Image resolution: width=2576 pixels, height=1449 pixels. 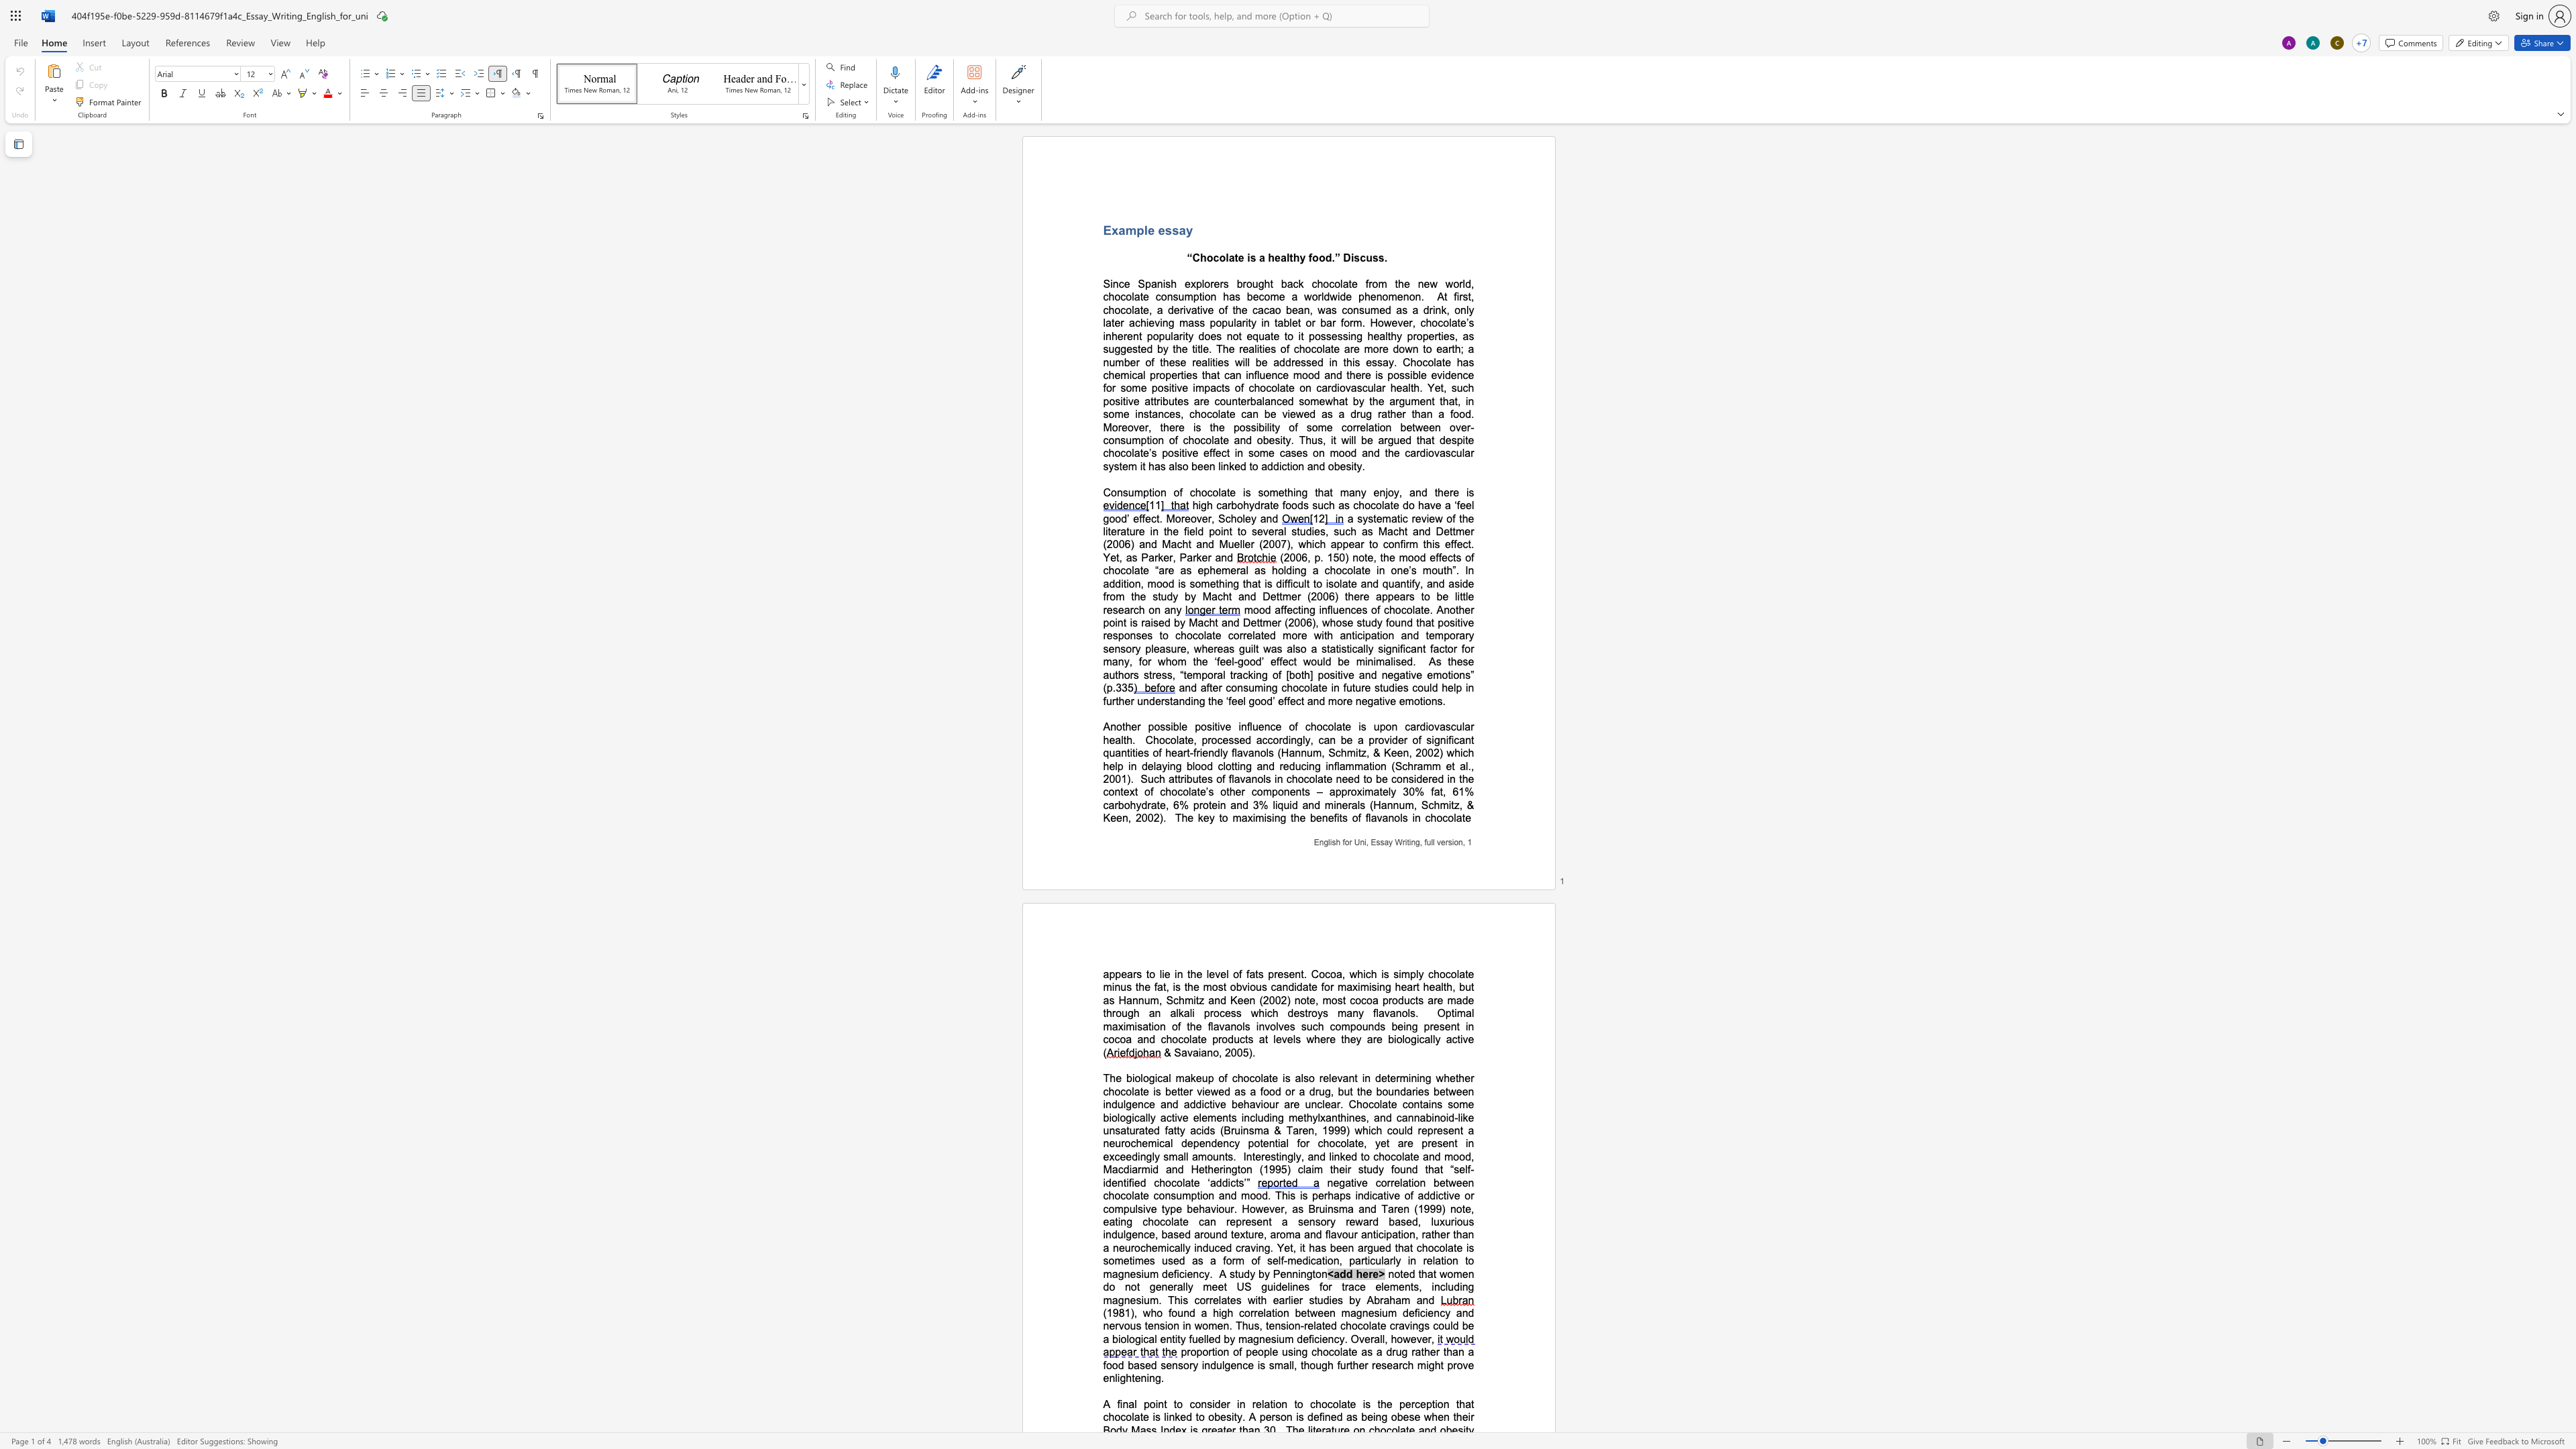 I want to click on the space between the continuous character "c" and "u" in the text, so click(x=1365, y=258).